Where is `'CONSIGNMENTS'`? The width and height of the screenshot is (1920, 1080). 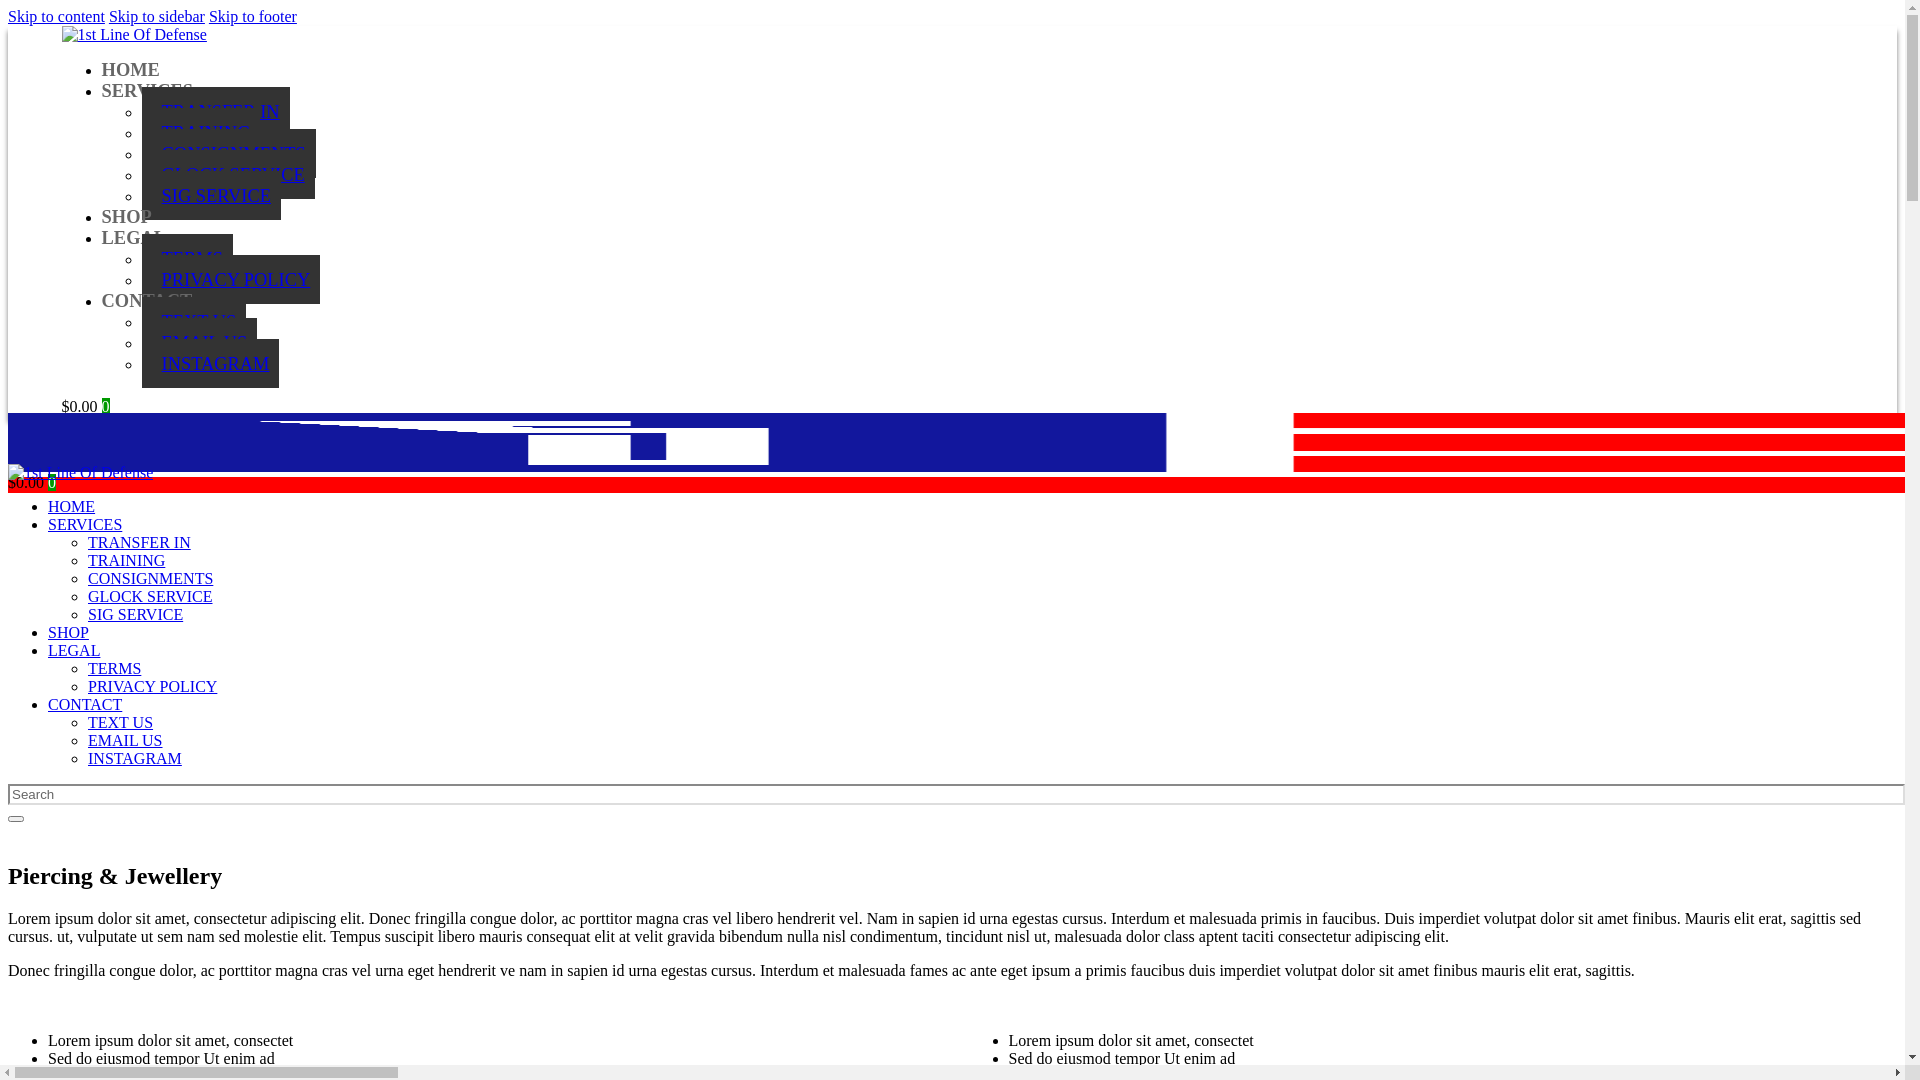 'CONSIGNMENTS' is located at coordinates (86, 578).